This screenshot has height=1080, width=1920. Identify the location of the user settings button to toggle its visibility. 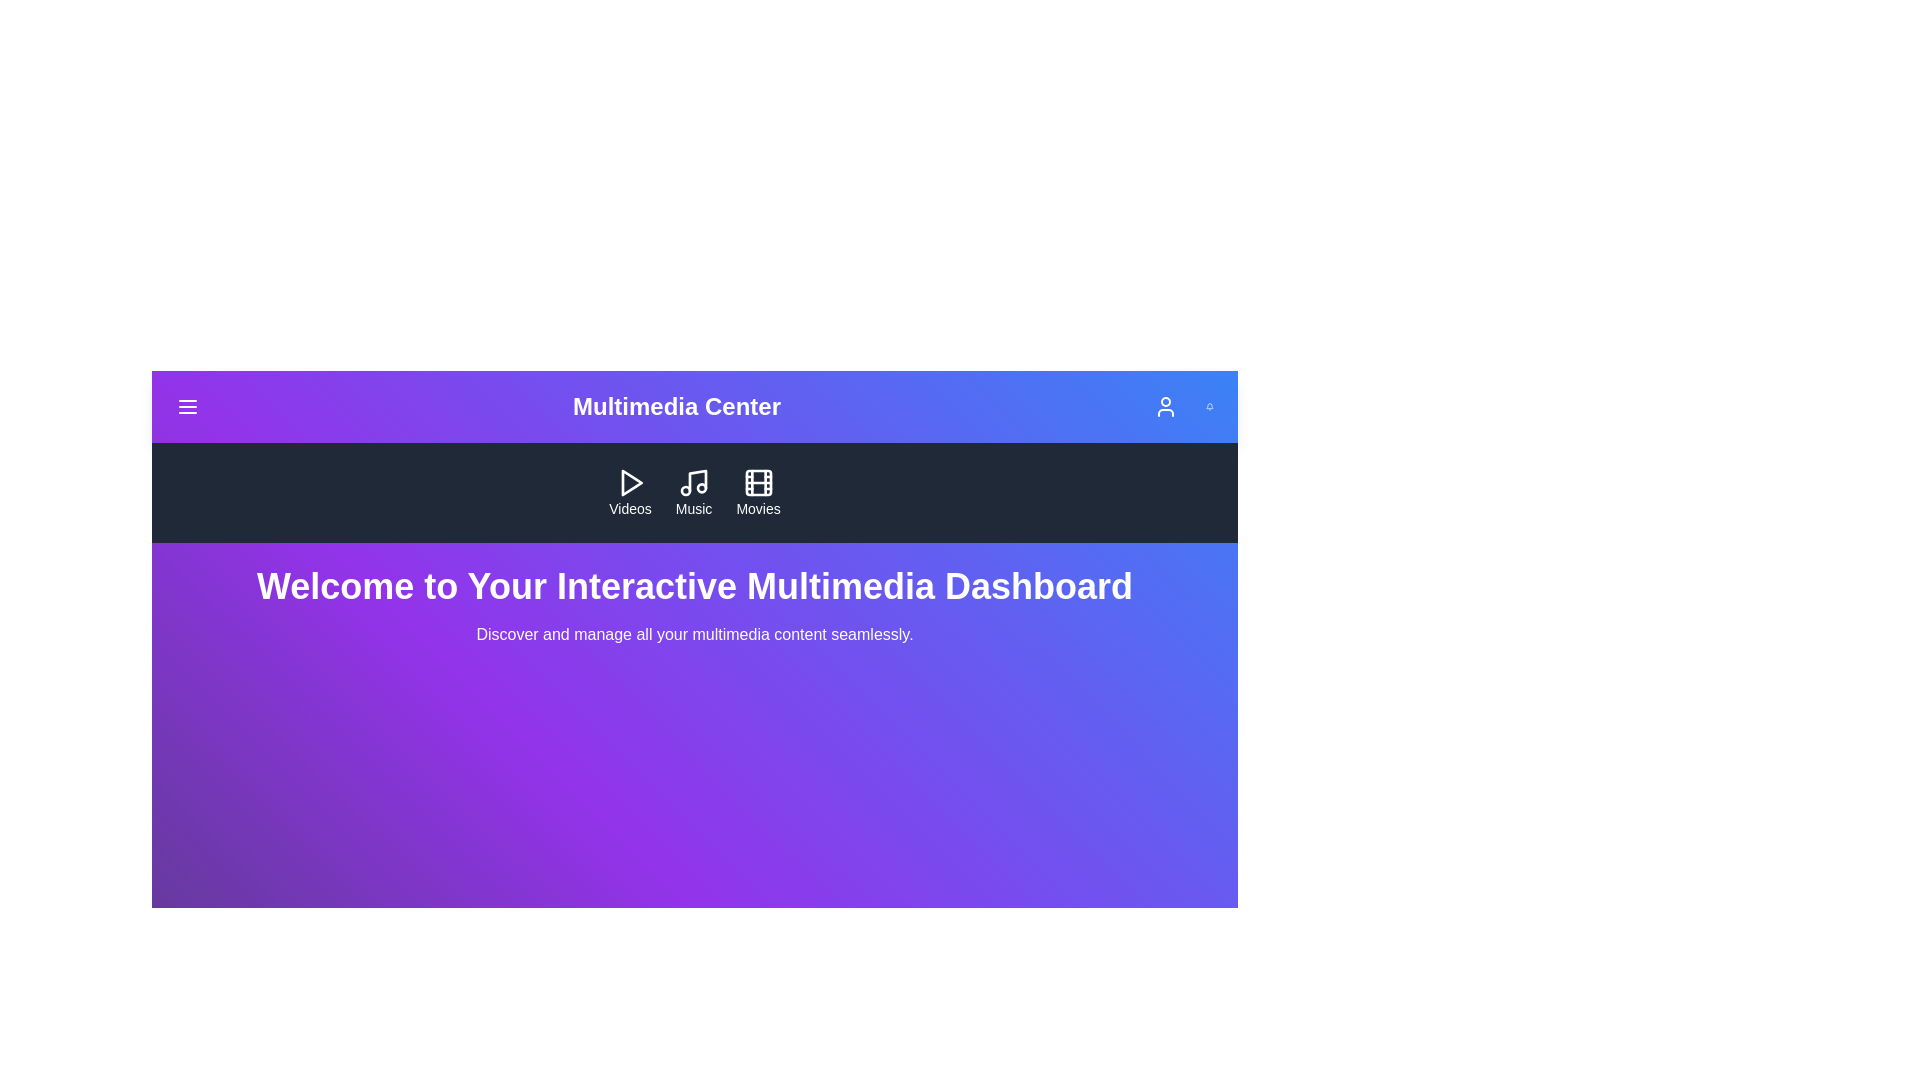
(1166, 406).